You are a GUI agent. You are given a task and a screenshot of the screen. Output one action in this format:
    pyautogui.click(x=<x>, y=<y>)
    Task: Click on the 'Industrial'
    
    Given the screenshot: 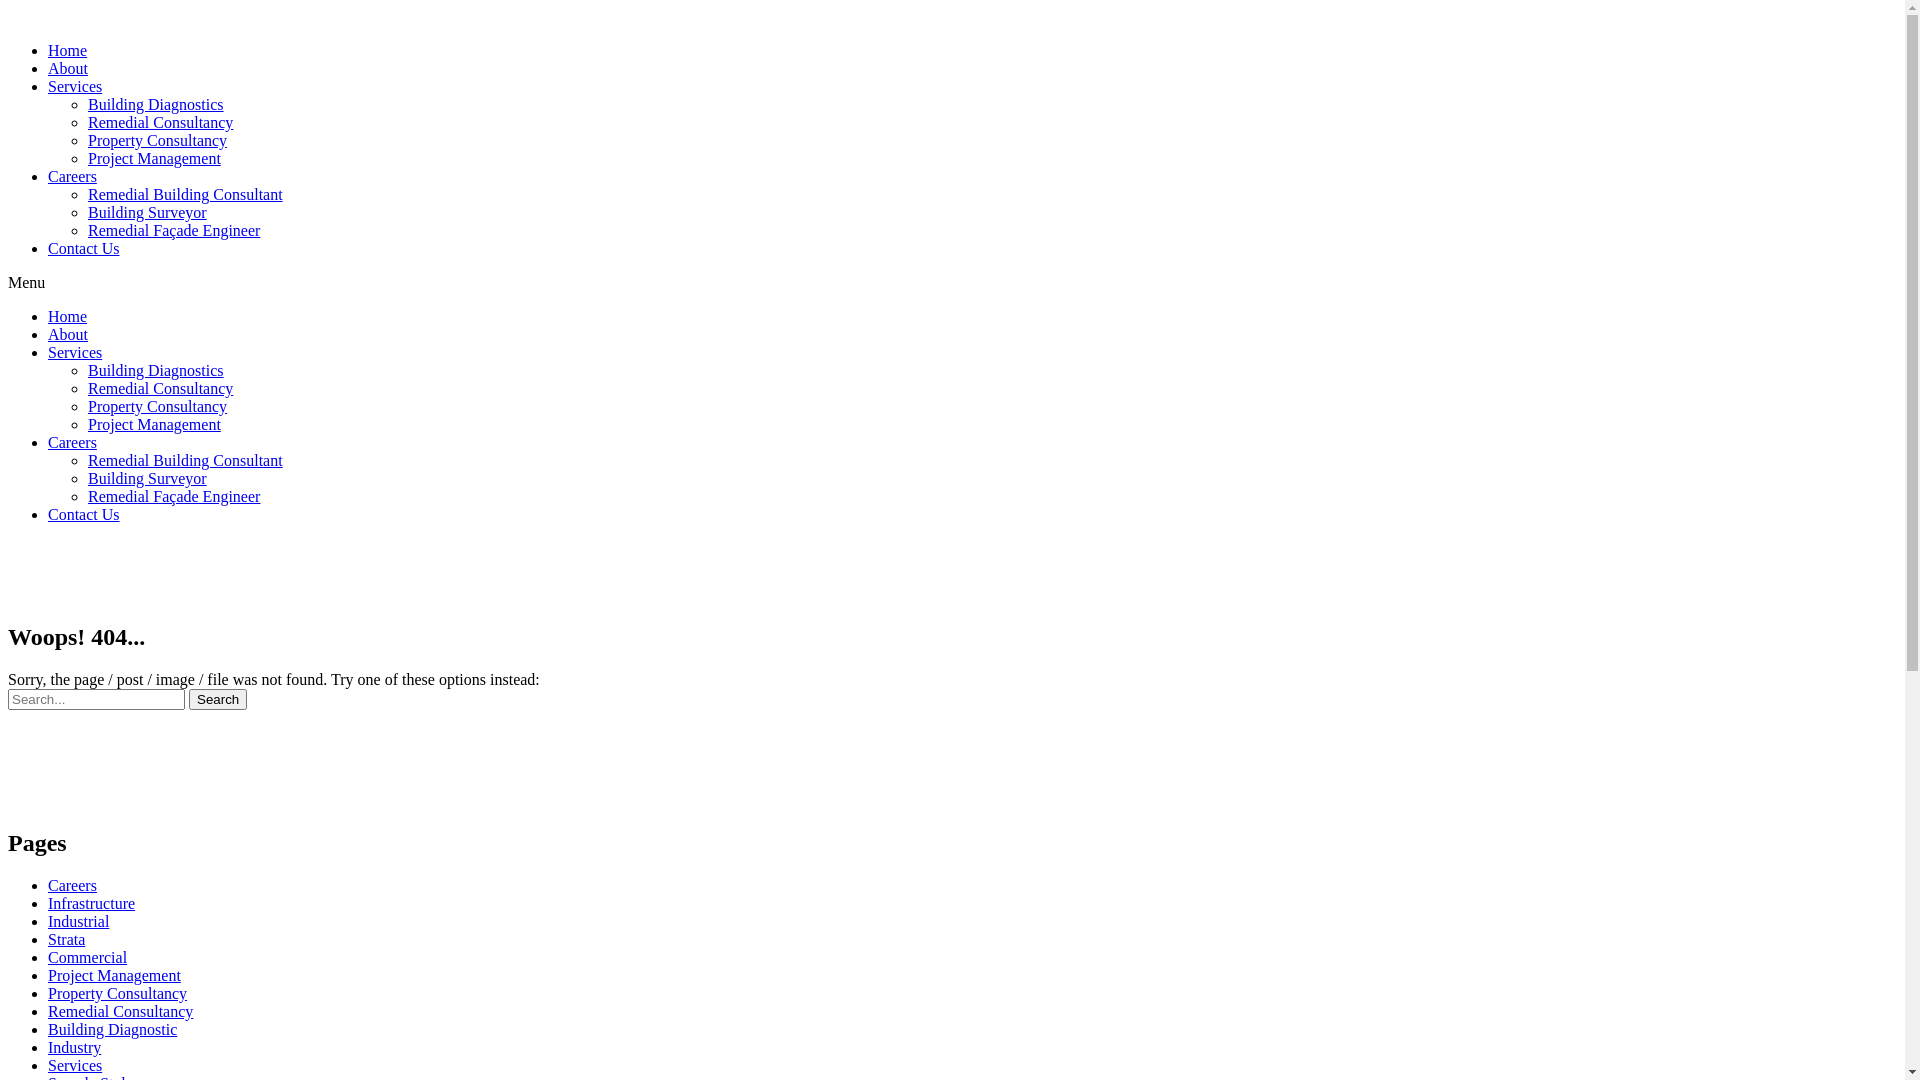 What is the action you would take?
    pyautogui.click(x=78, y=921)
    